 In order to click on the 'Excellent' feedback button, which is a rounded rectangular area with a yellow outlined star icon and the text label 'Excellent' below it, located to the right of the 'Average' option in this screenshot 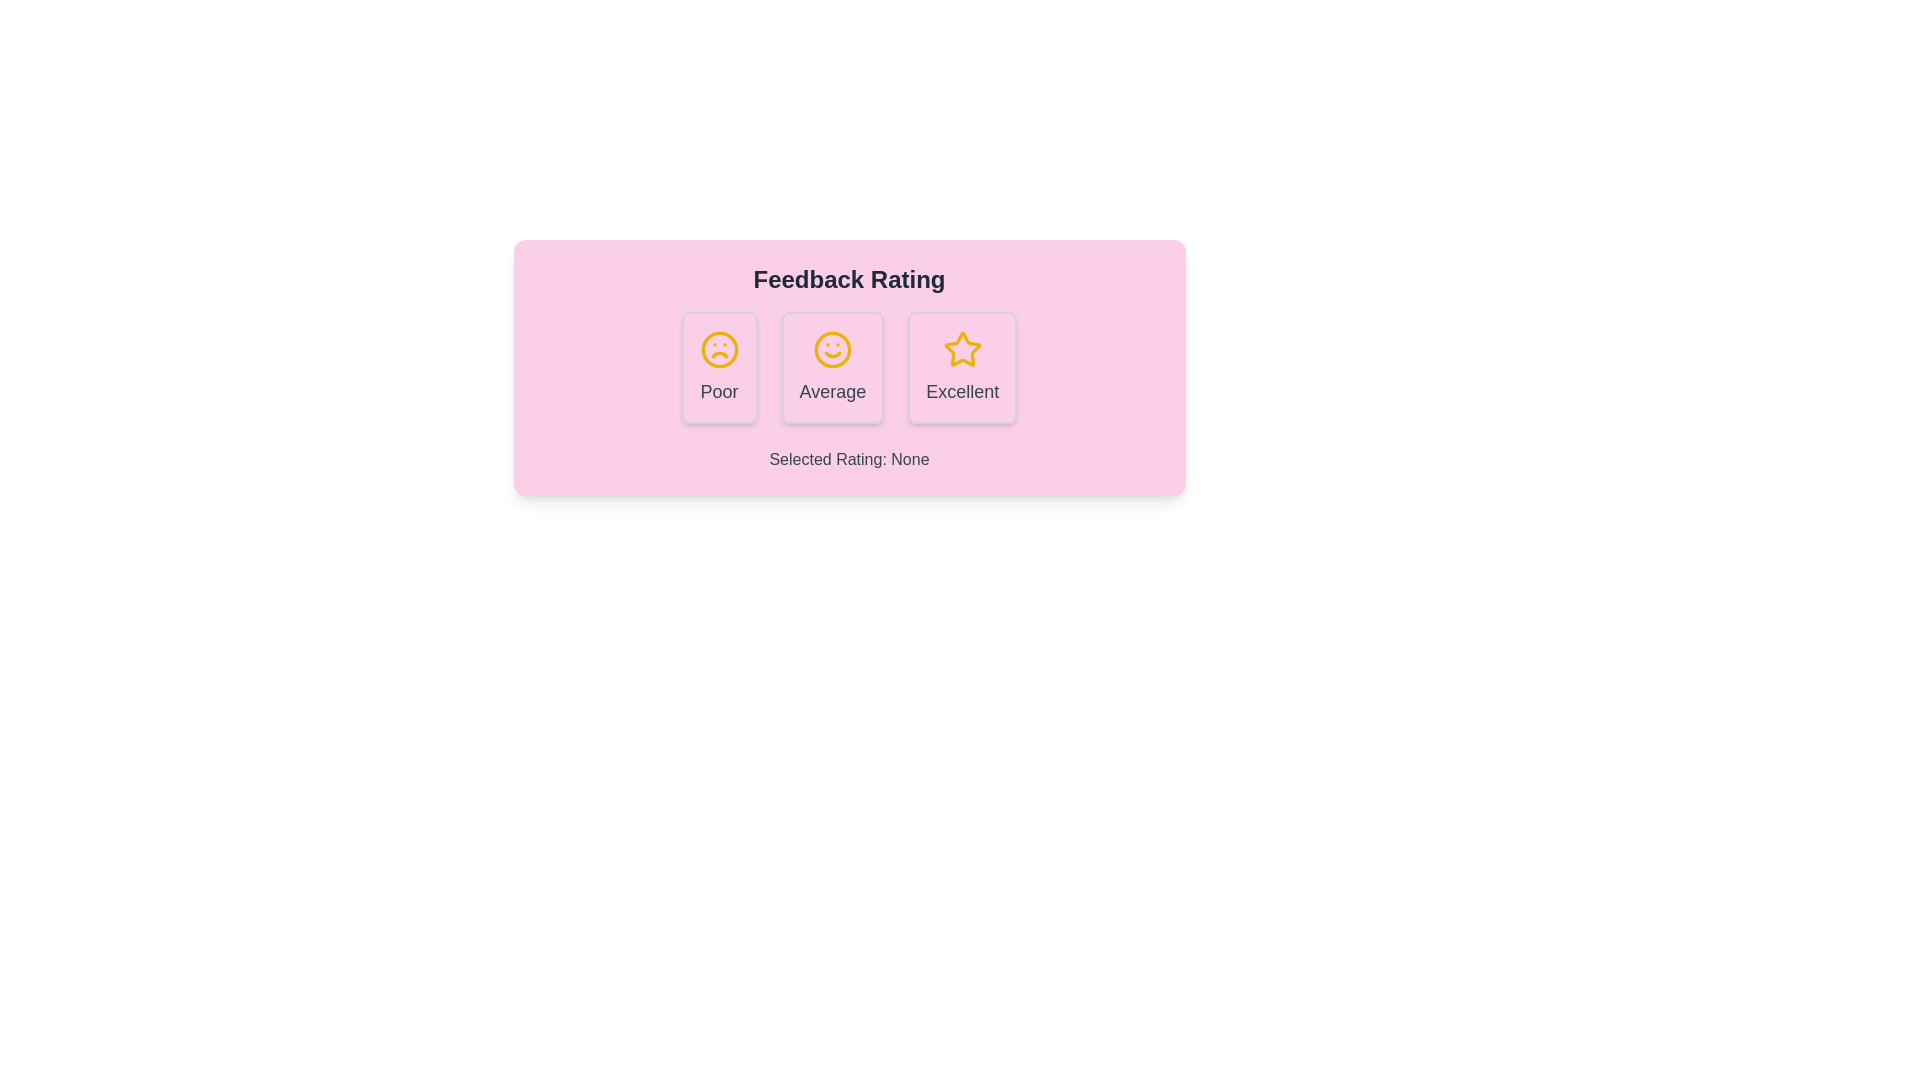, I will do `click(962, 367)`.